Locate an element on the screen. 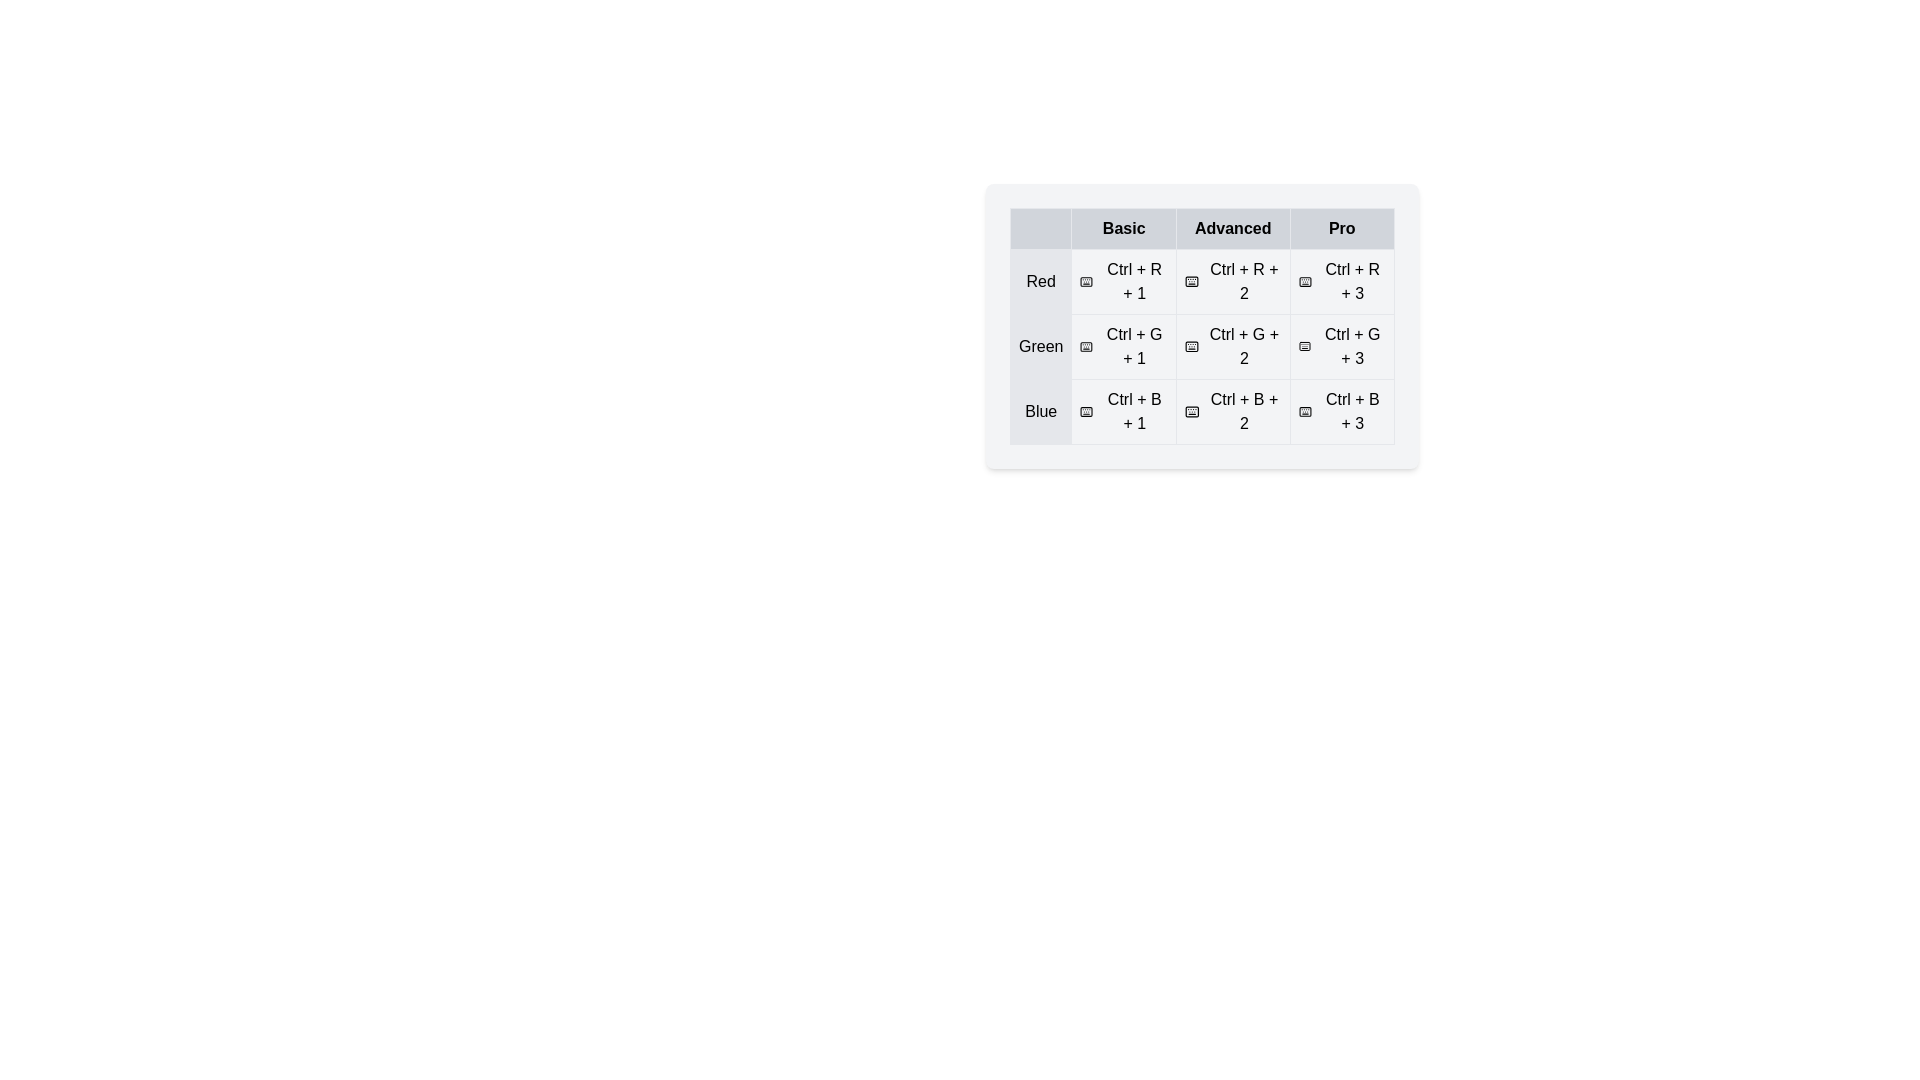 This screenshot has width=1920, height=1080. the keyboard shortcut display element located in the 'Advanced' column and 'Red' row of the grid is located at coordinates (1232, 281).